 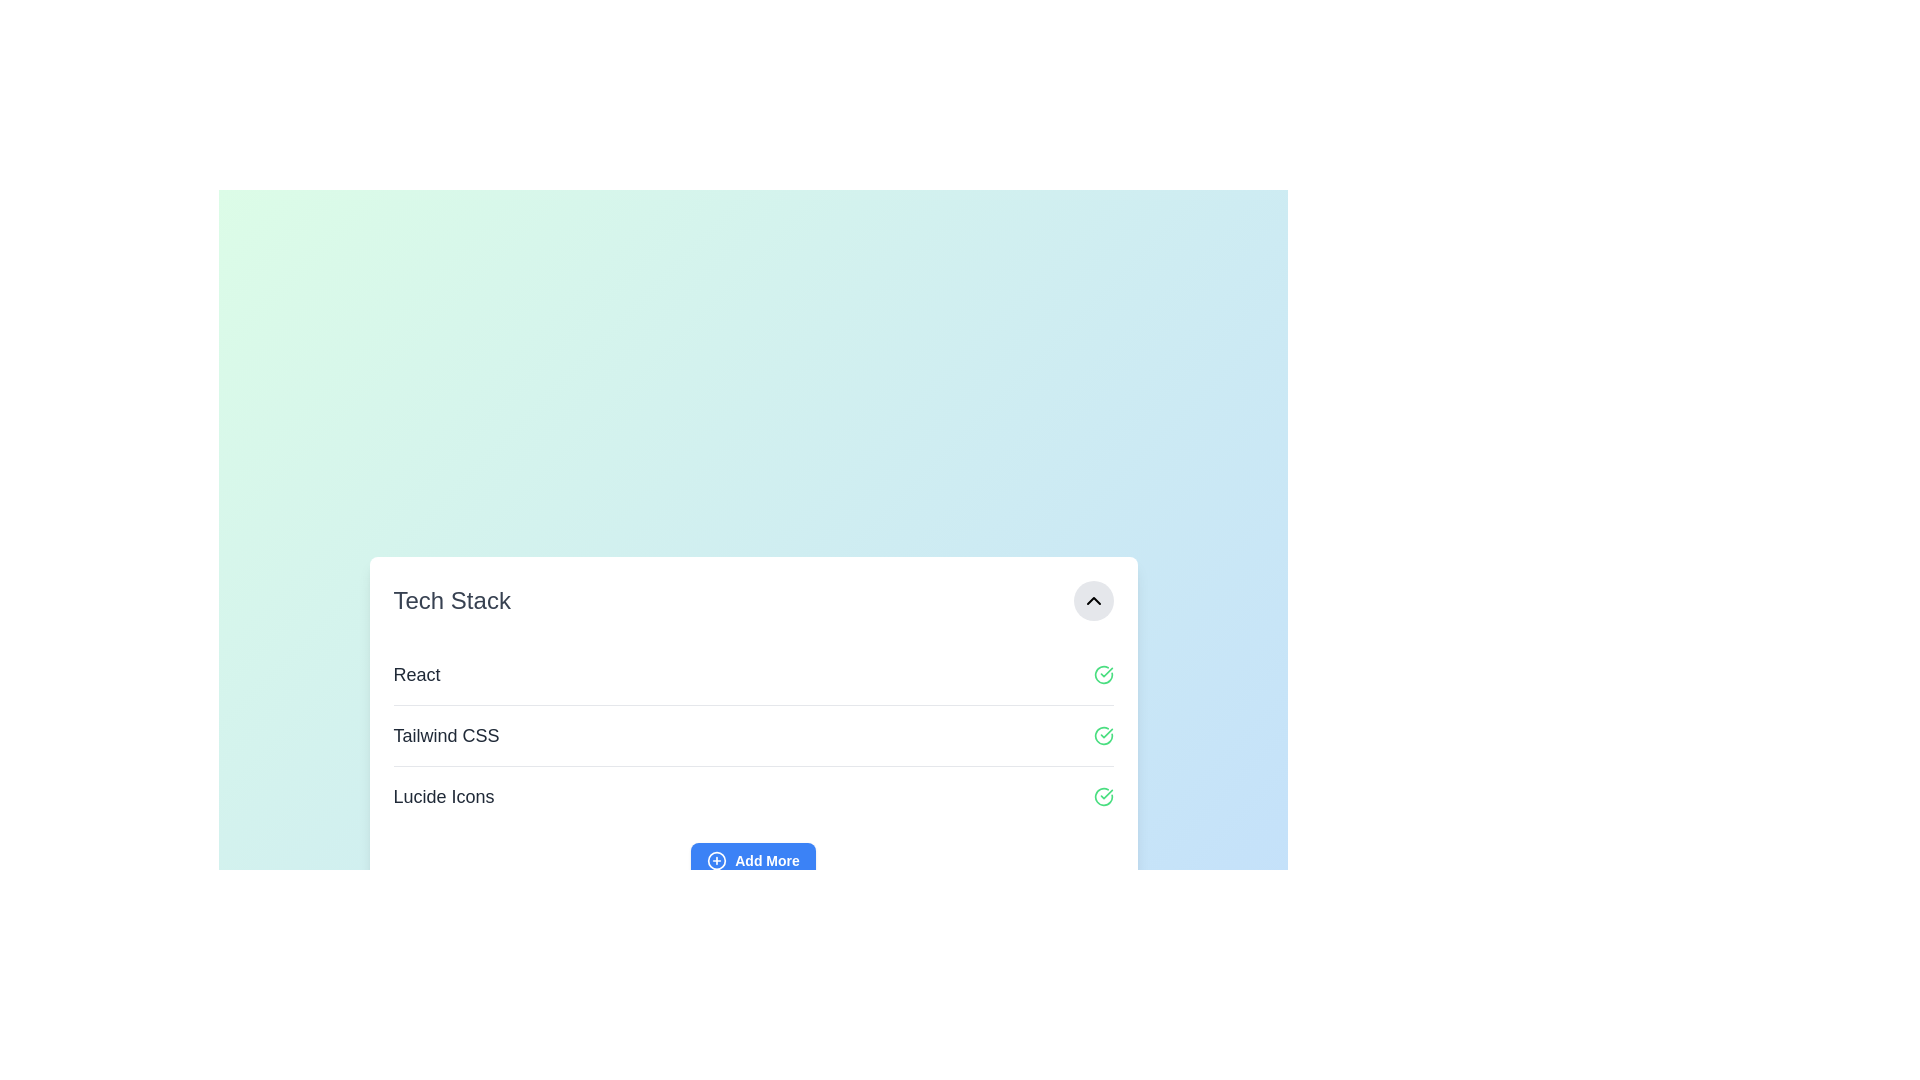 What do you see at coordinates (752, 859) in the screenshot?
I see `the button located at the bottom of the technology list` at bounding box center [752, 859].